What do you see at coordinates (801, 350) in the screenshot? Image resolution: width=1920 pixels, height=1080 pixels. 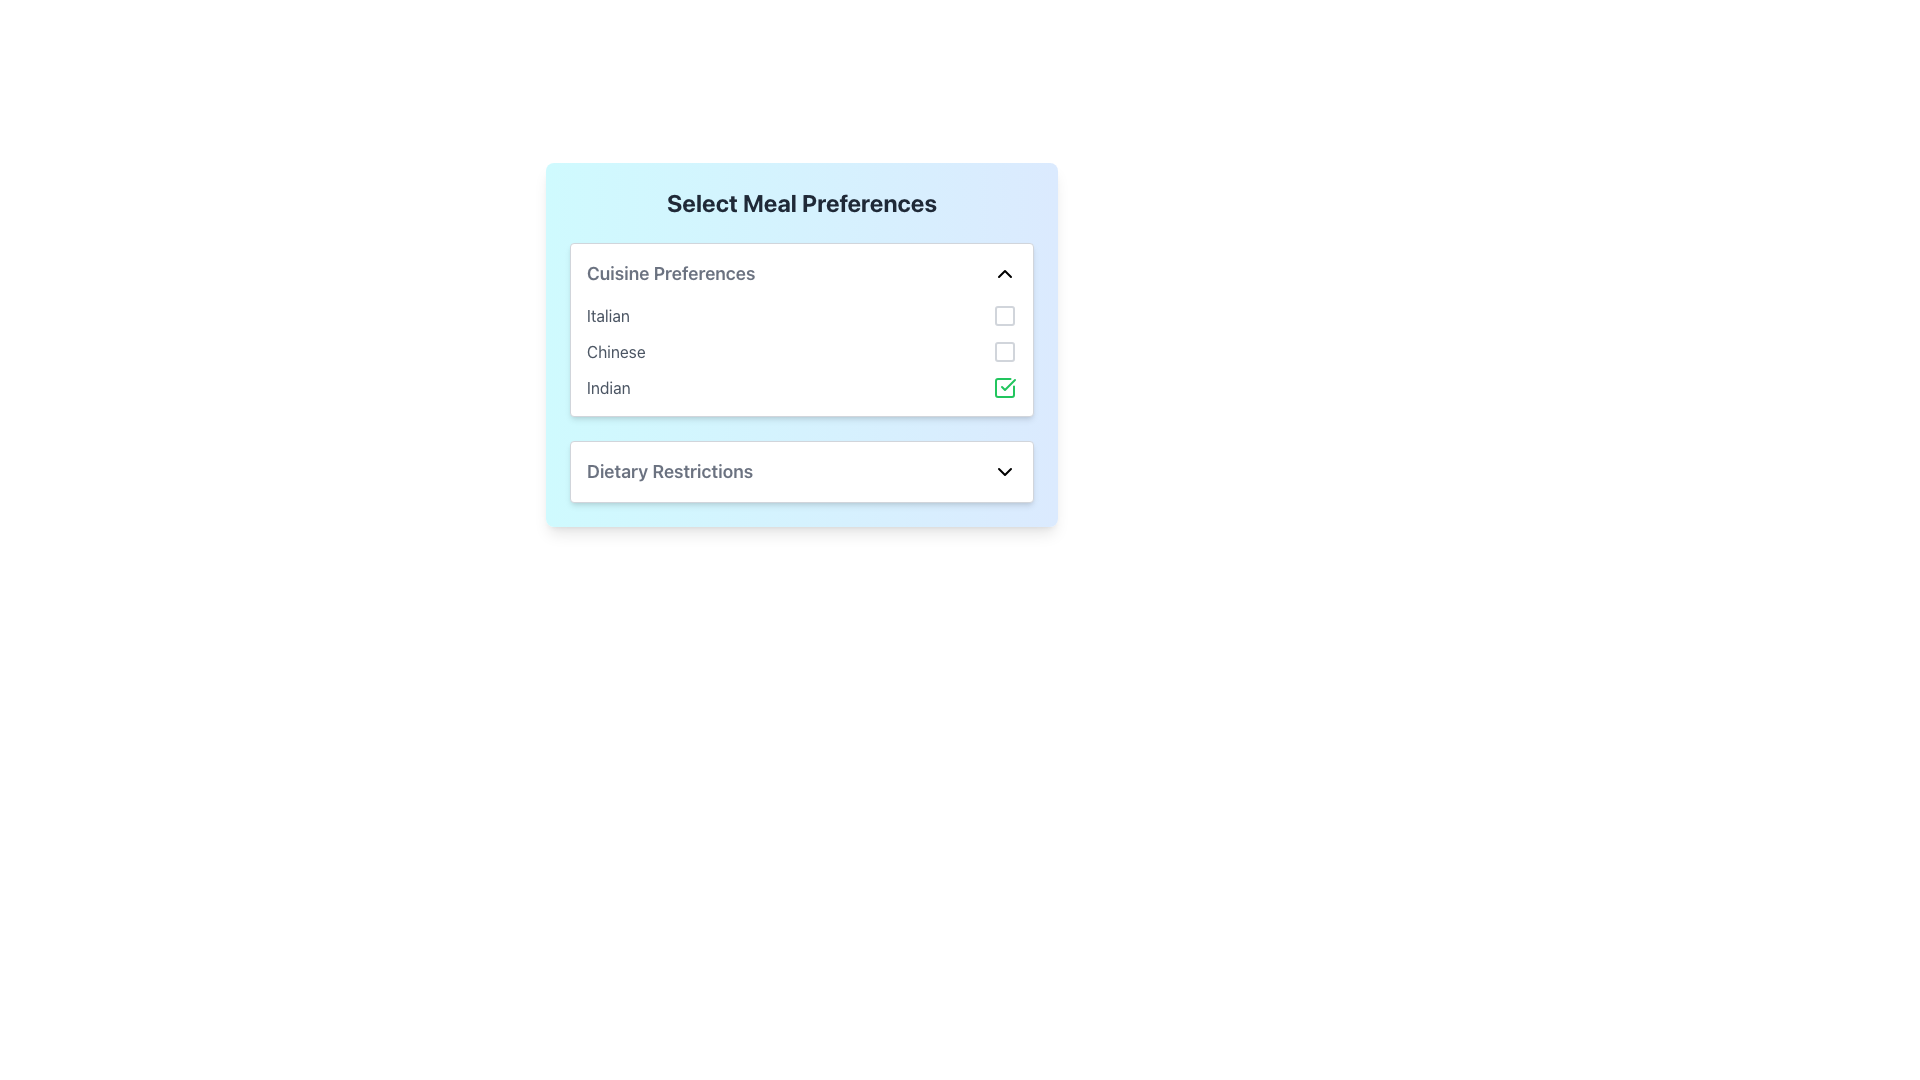 I see `the checkbox in the Cuisine Preferences list` at bounding box center [801, 350].